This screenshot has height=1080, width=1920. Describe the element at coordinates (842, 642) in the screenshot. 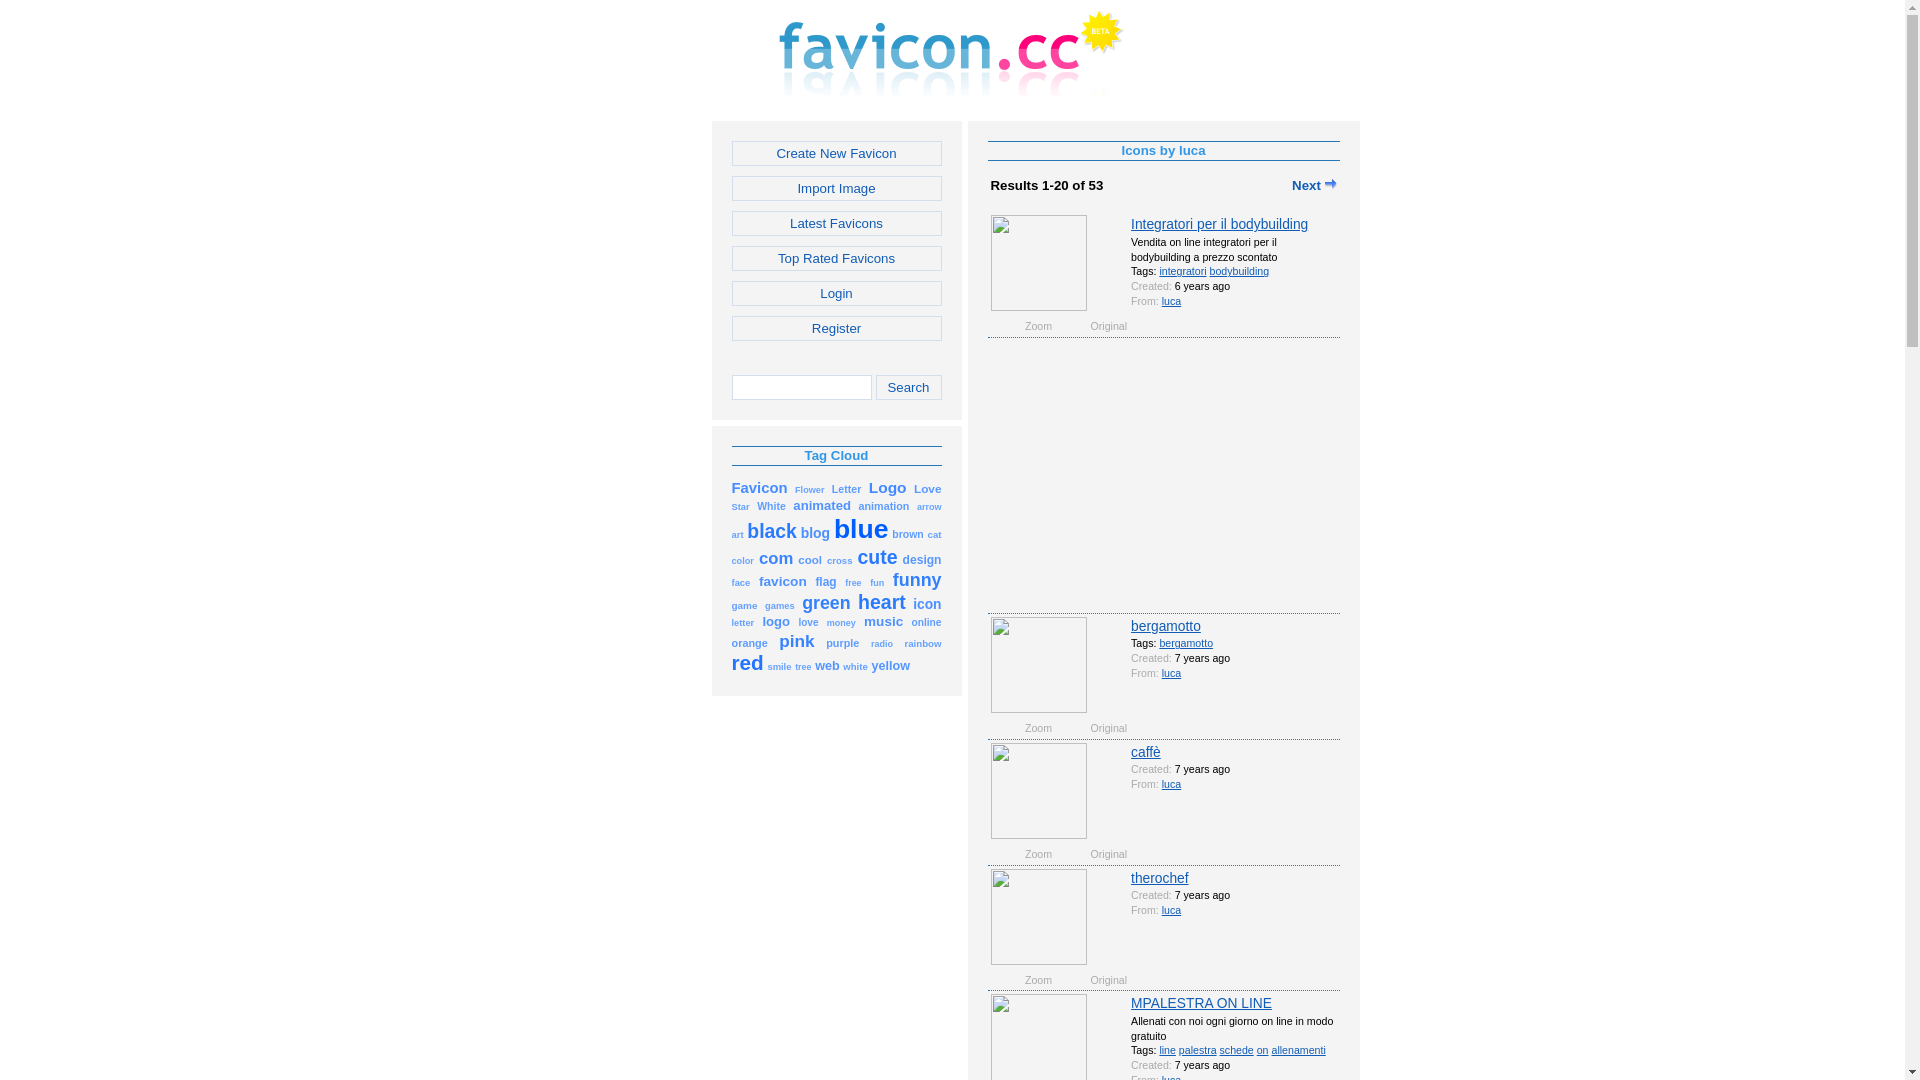

I see `'purple'` at that location.